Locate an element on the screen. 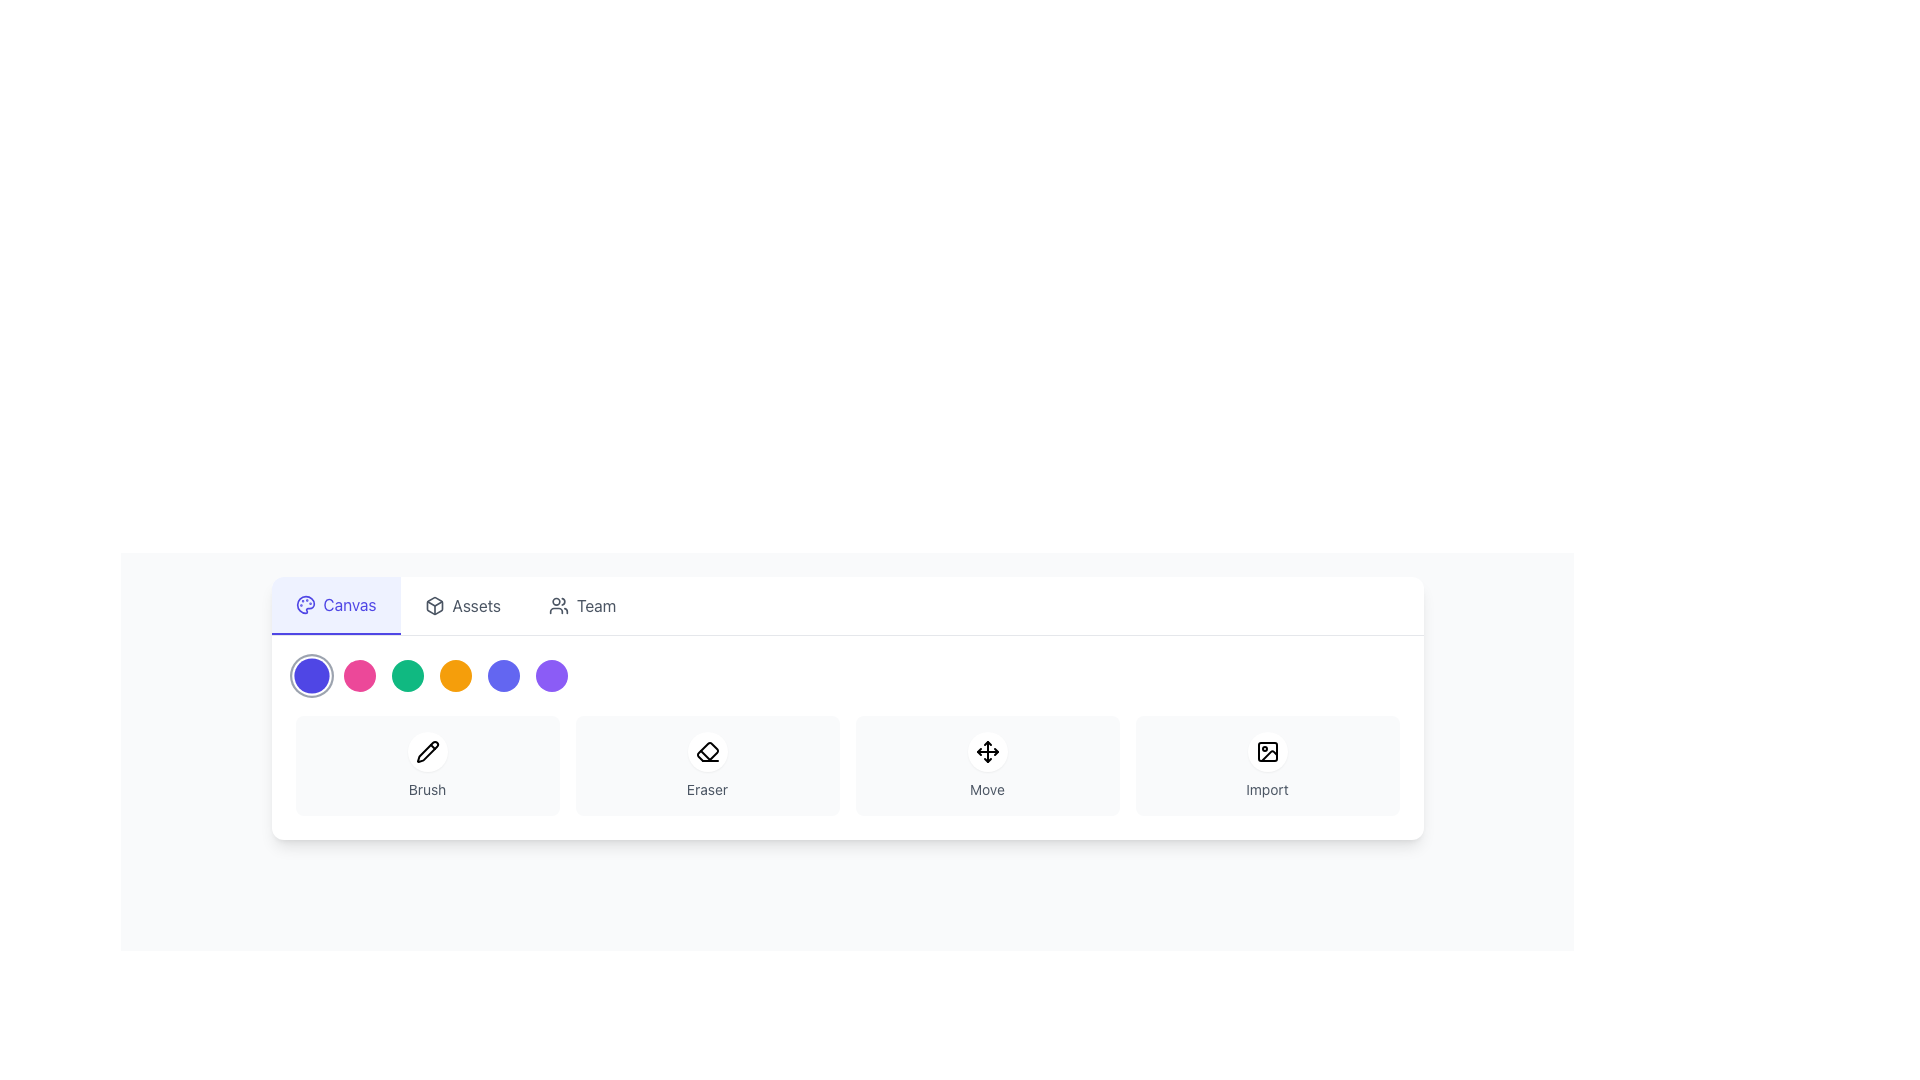 The width and height of the screenshot is (1920, 1080). the button located at the far left of the horizontal menu bar is located at coordinates (336, 604).